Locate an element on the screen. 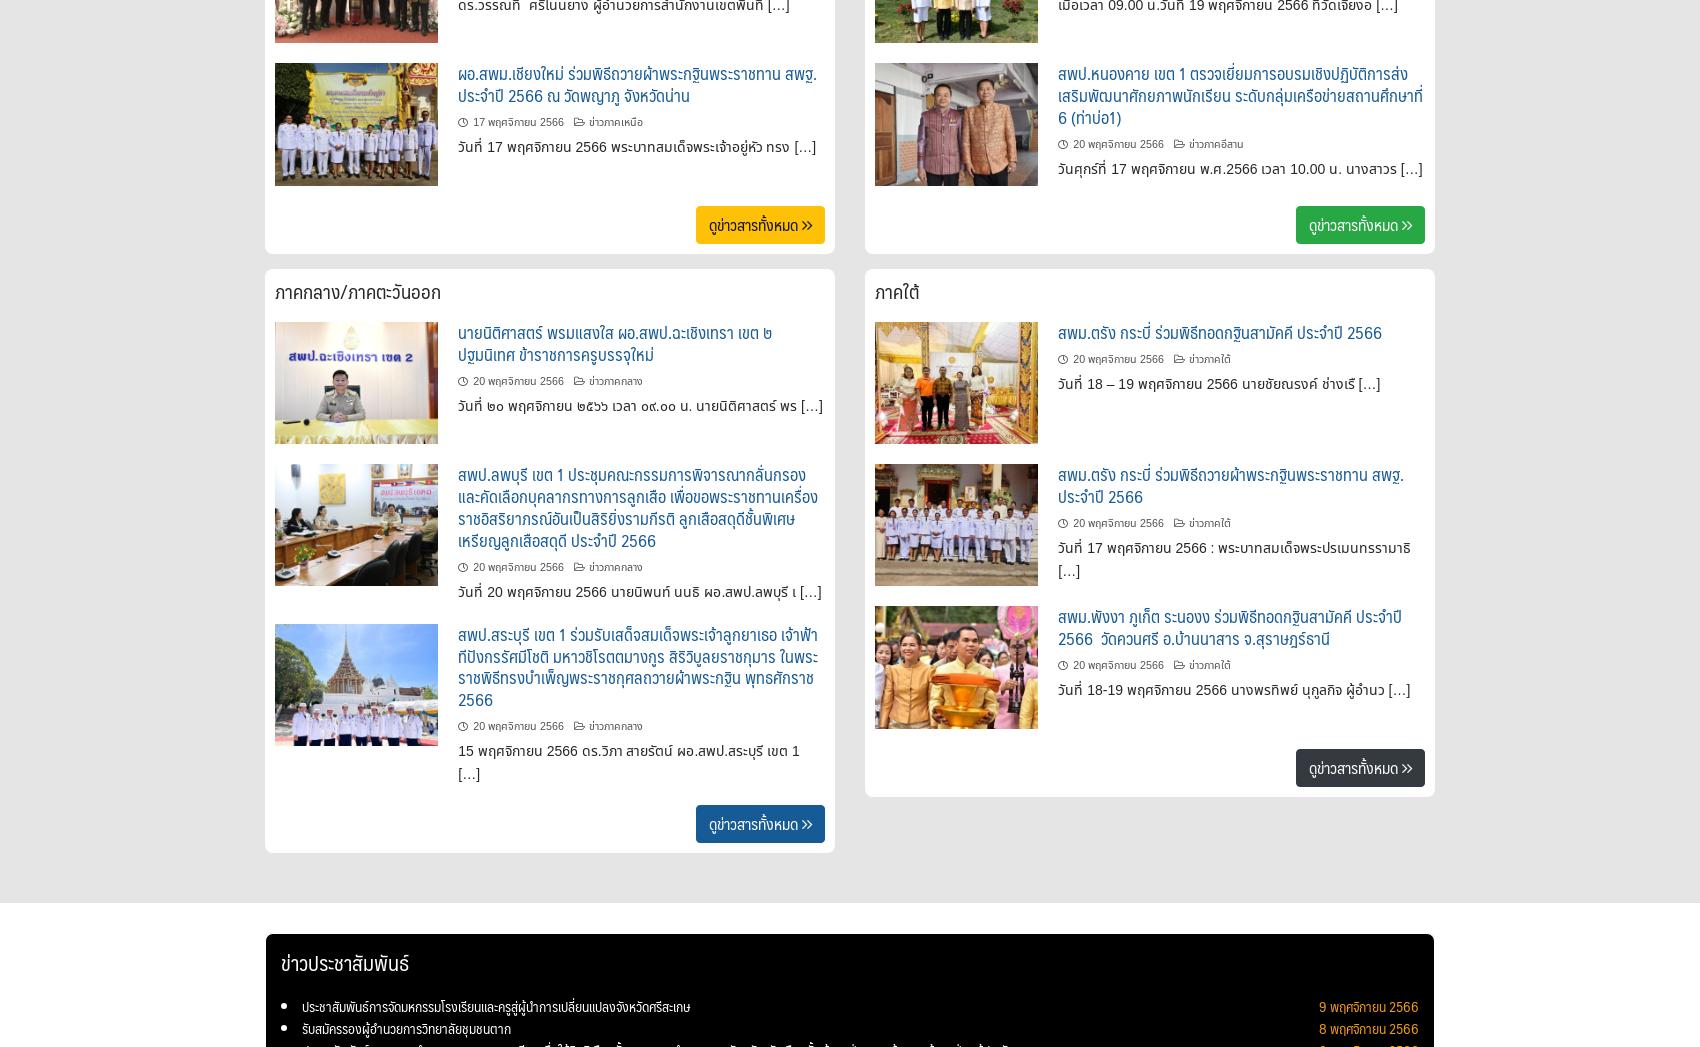 The image size is (1700, 1047). 'สพป.ลพบุรี เขต 1 ประชุมคณะกรรมการพิจารณากลั่นกรอง และคัดเลือกบุคลากรทางการลูกเสือ เพื่อขอพระราชทานเครื่องราชอิสริยาภรณ์อันเป็นสิริยิ่งรามกีรติ ลูกเสือสดุดีชั้นพิเศษเหรียญลูกเสือสดุดี ประจำปี 2566' is located at coordinates (638, 505).